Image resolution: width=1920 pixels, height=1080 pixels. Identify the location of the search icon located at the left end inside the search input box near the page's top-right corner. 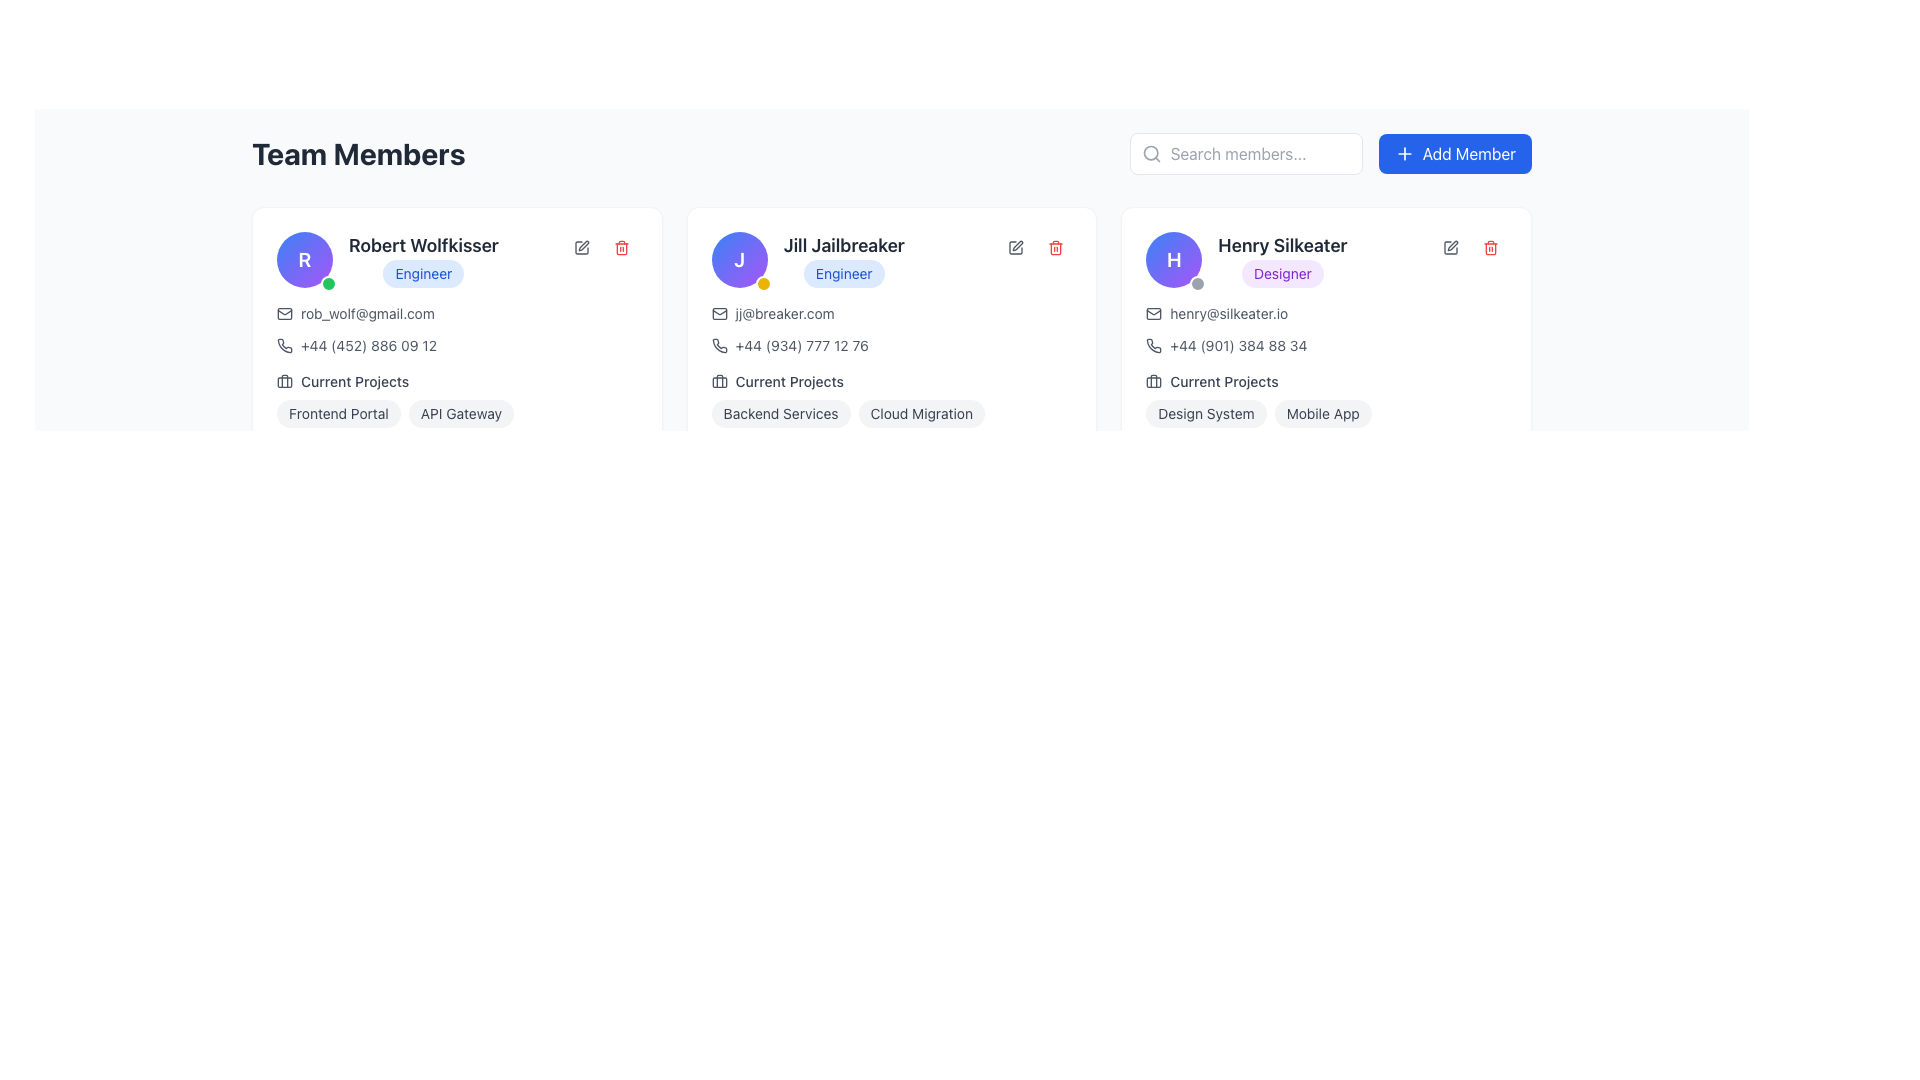
(1151, 153).